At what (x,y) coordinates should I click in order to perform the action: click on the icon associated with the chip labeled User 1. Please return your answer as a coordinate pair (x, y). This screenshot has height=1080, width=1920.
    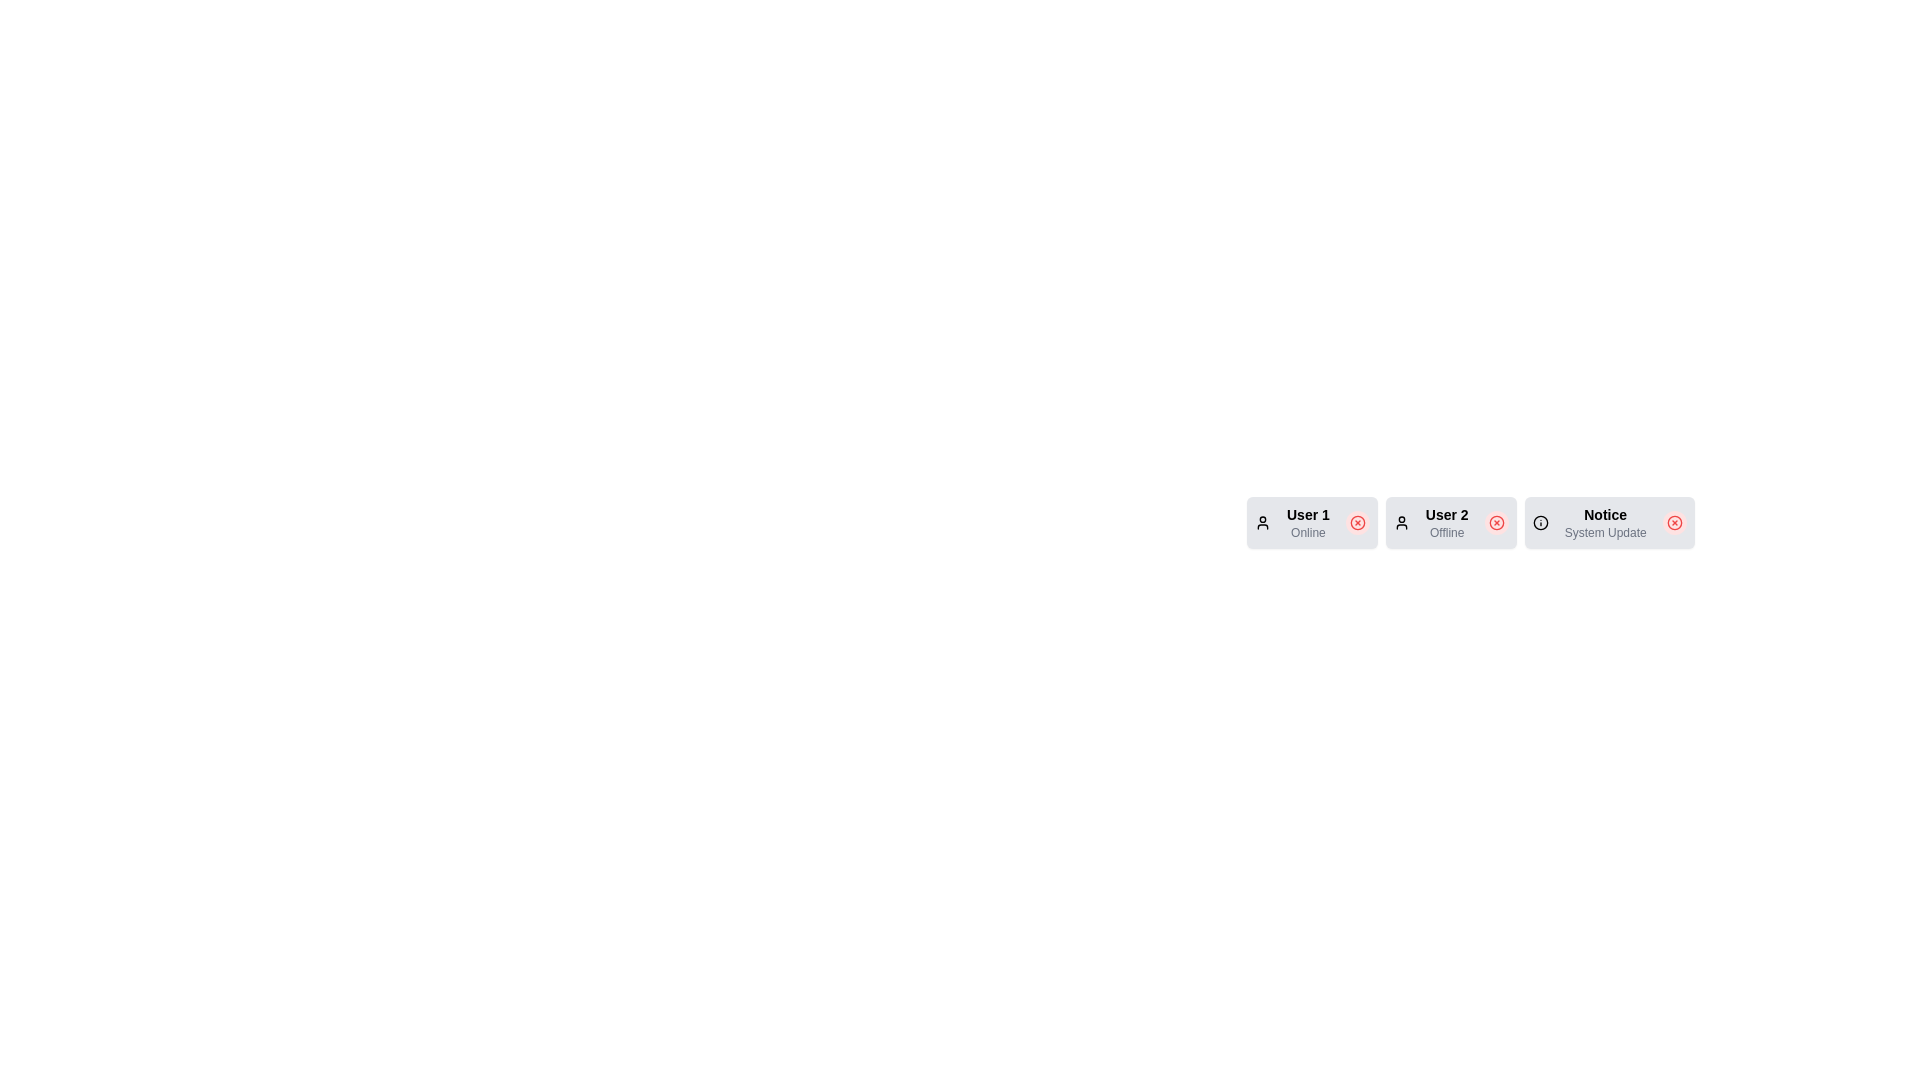
    Looking at the image, I should click on (1261, 522).